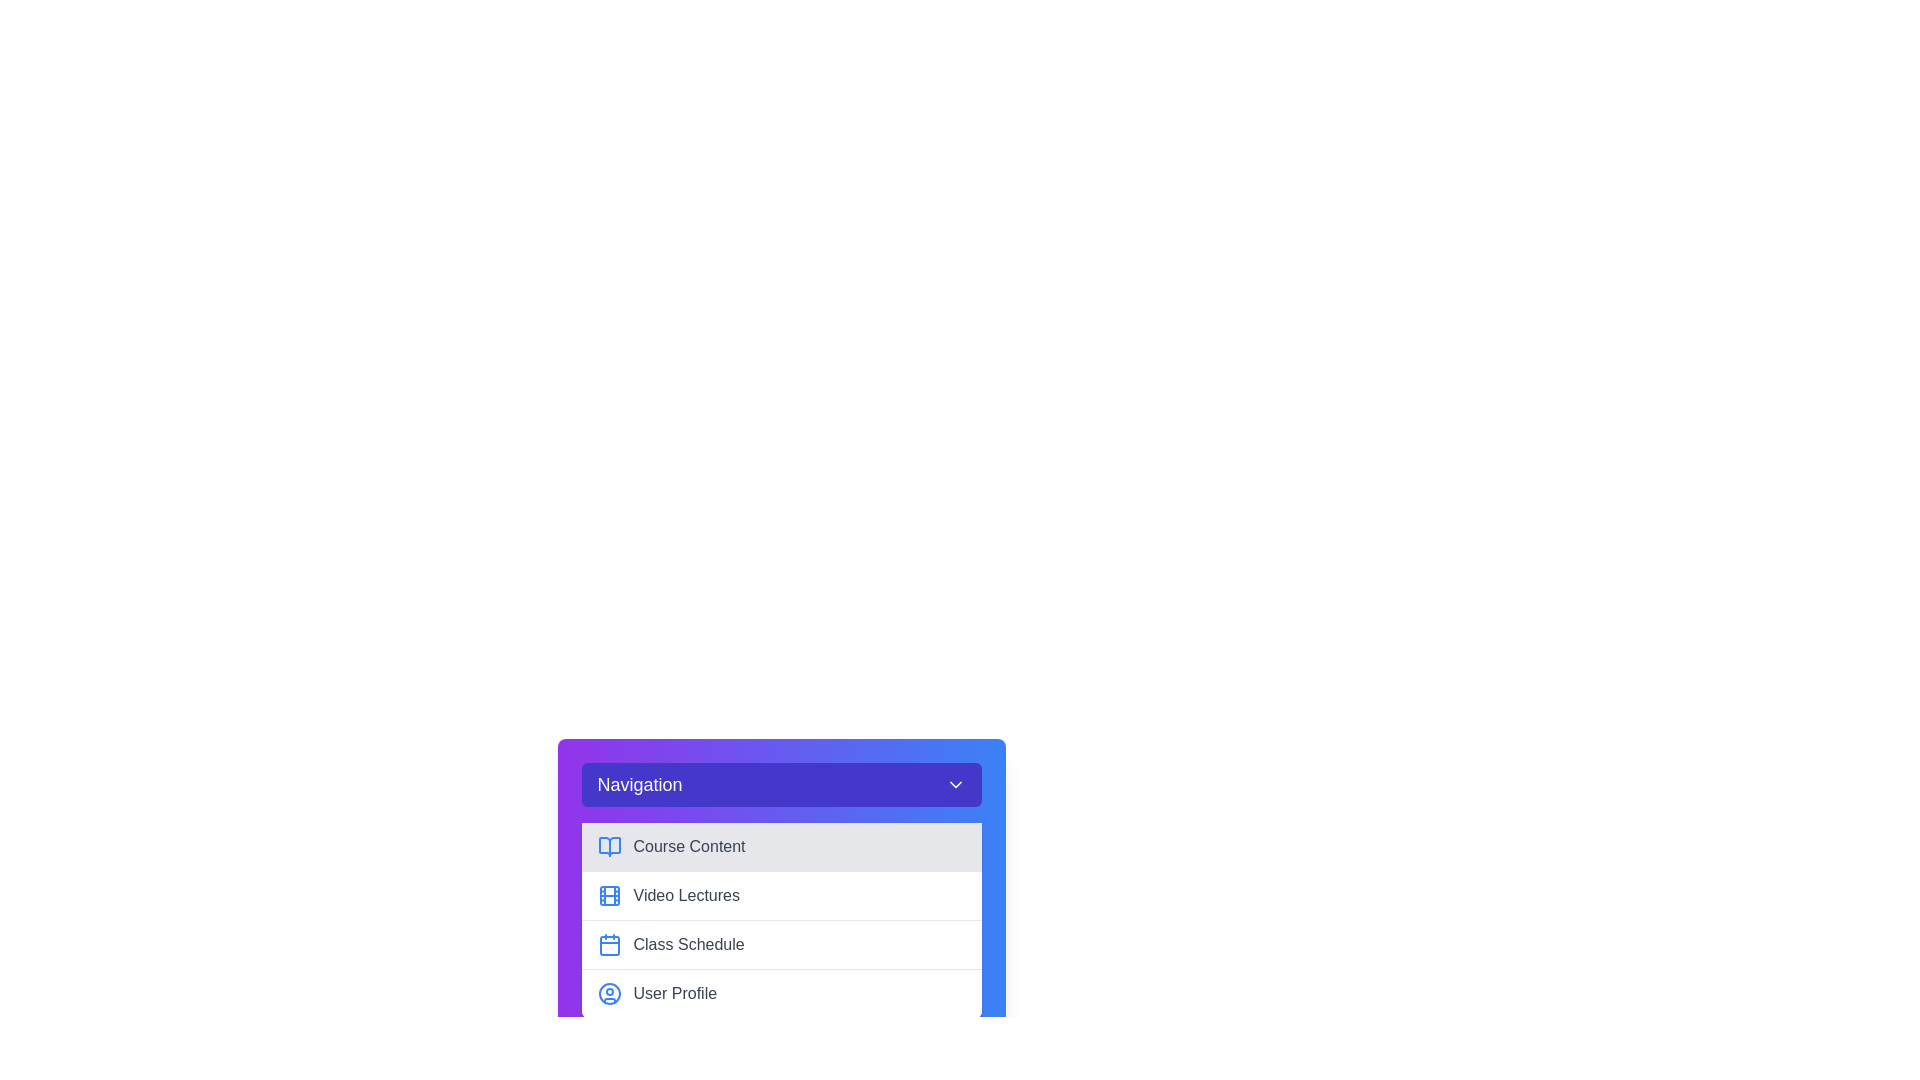 Image resolution: width=1920 pixels, height=1080 pixels. Describe the element at coordinates (608, 945) in the screenshot. I see `the blue rounded rectangle icon in the 'Class Schedule' section of the navigation menu` at that location.